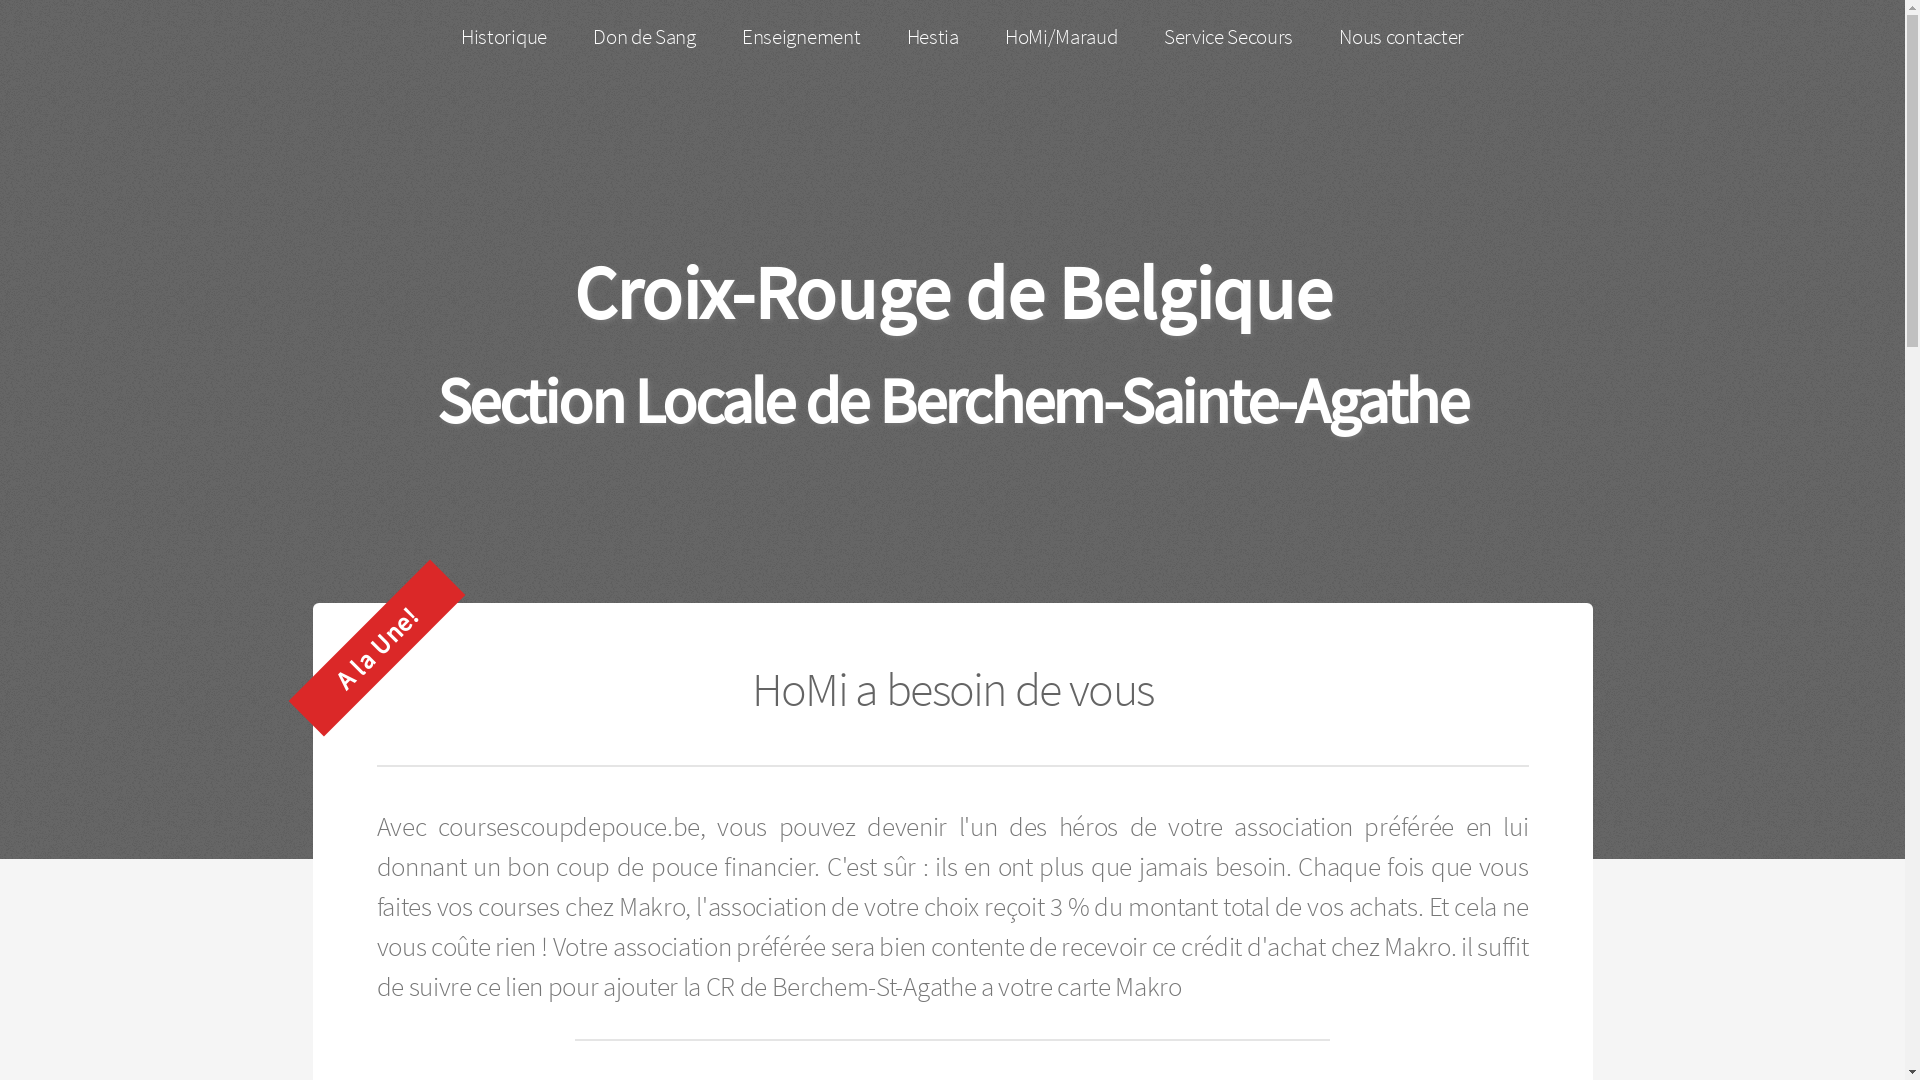 The width and height of the screenshot is (1920, 1080). I want to click on 'Historique', so click(504, 37).